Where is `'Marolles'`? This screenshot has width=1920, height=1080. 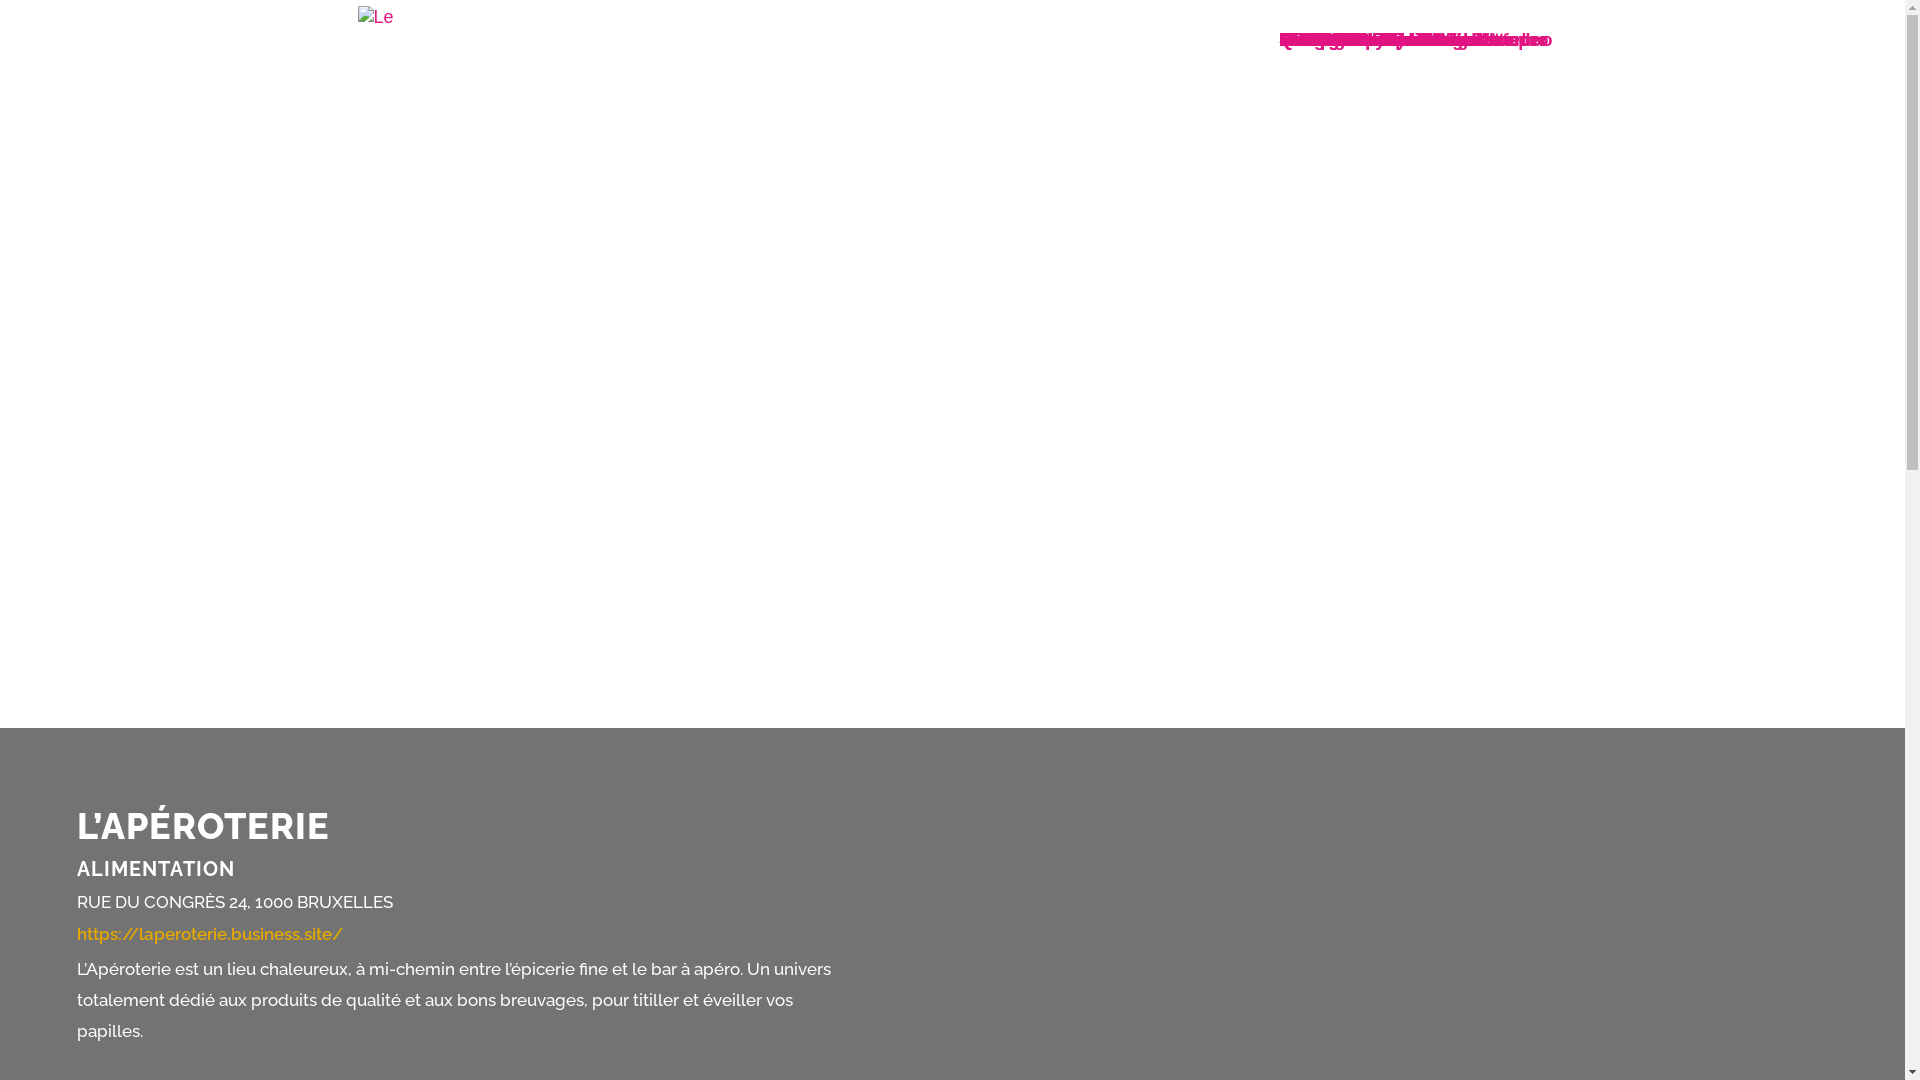 'Marolles' is located at coordinates (1315, 39).